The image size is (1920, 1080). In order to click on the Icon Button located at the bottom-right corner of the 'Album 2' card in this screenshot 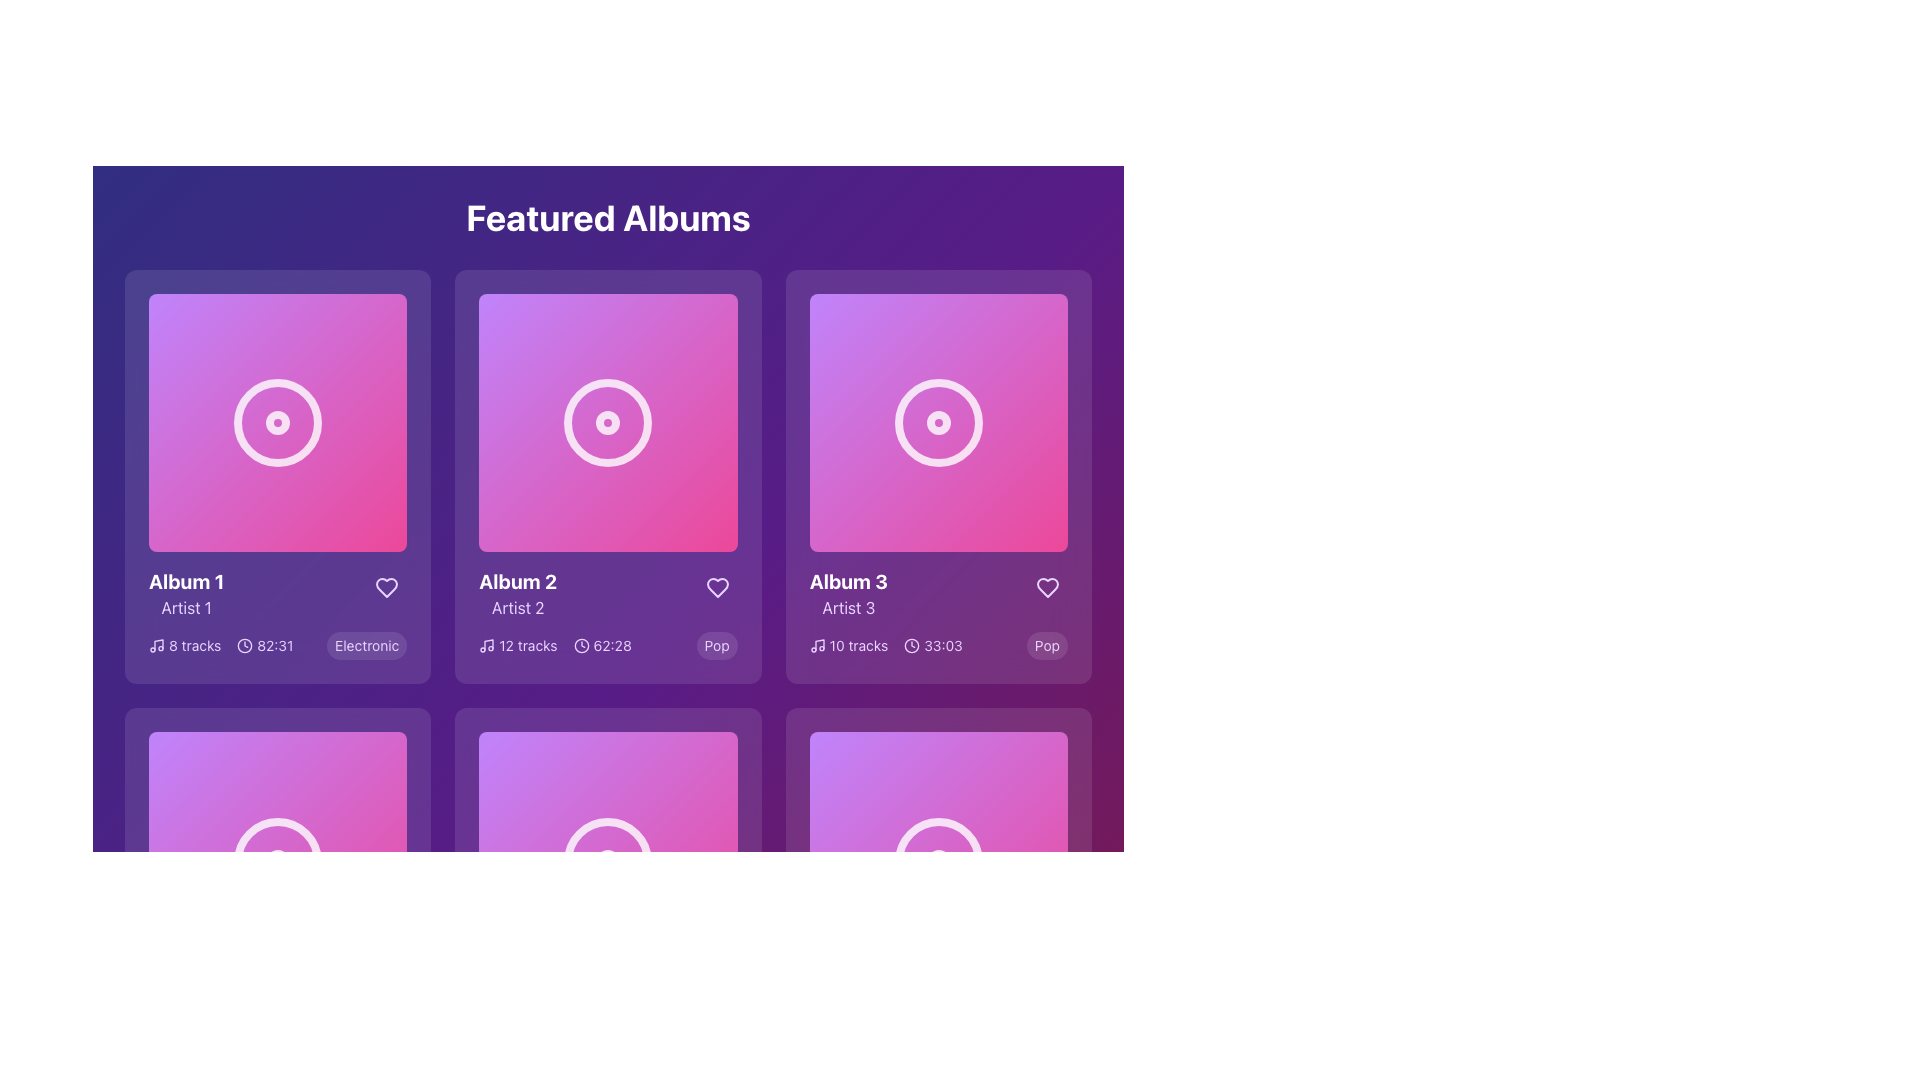, I will do `click(717, 587)`.